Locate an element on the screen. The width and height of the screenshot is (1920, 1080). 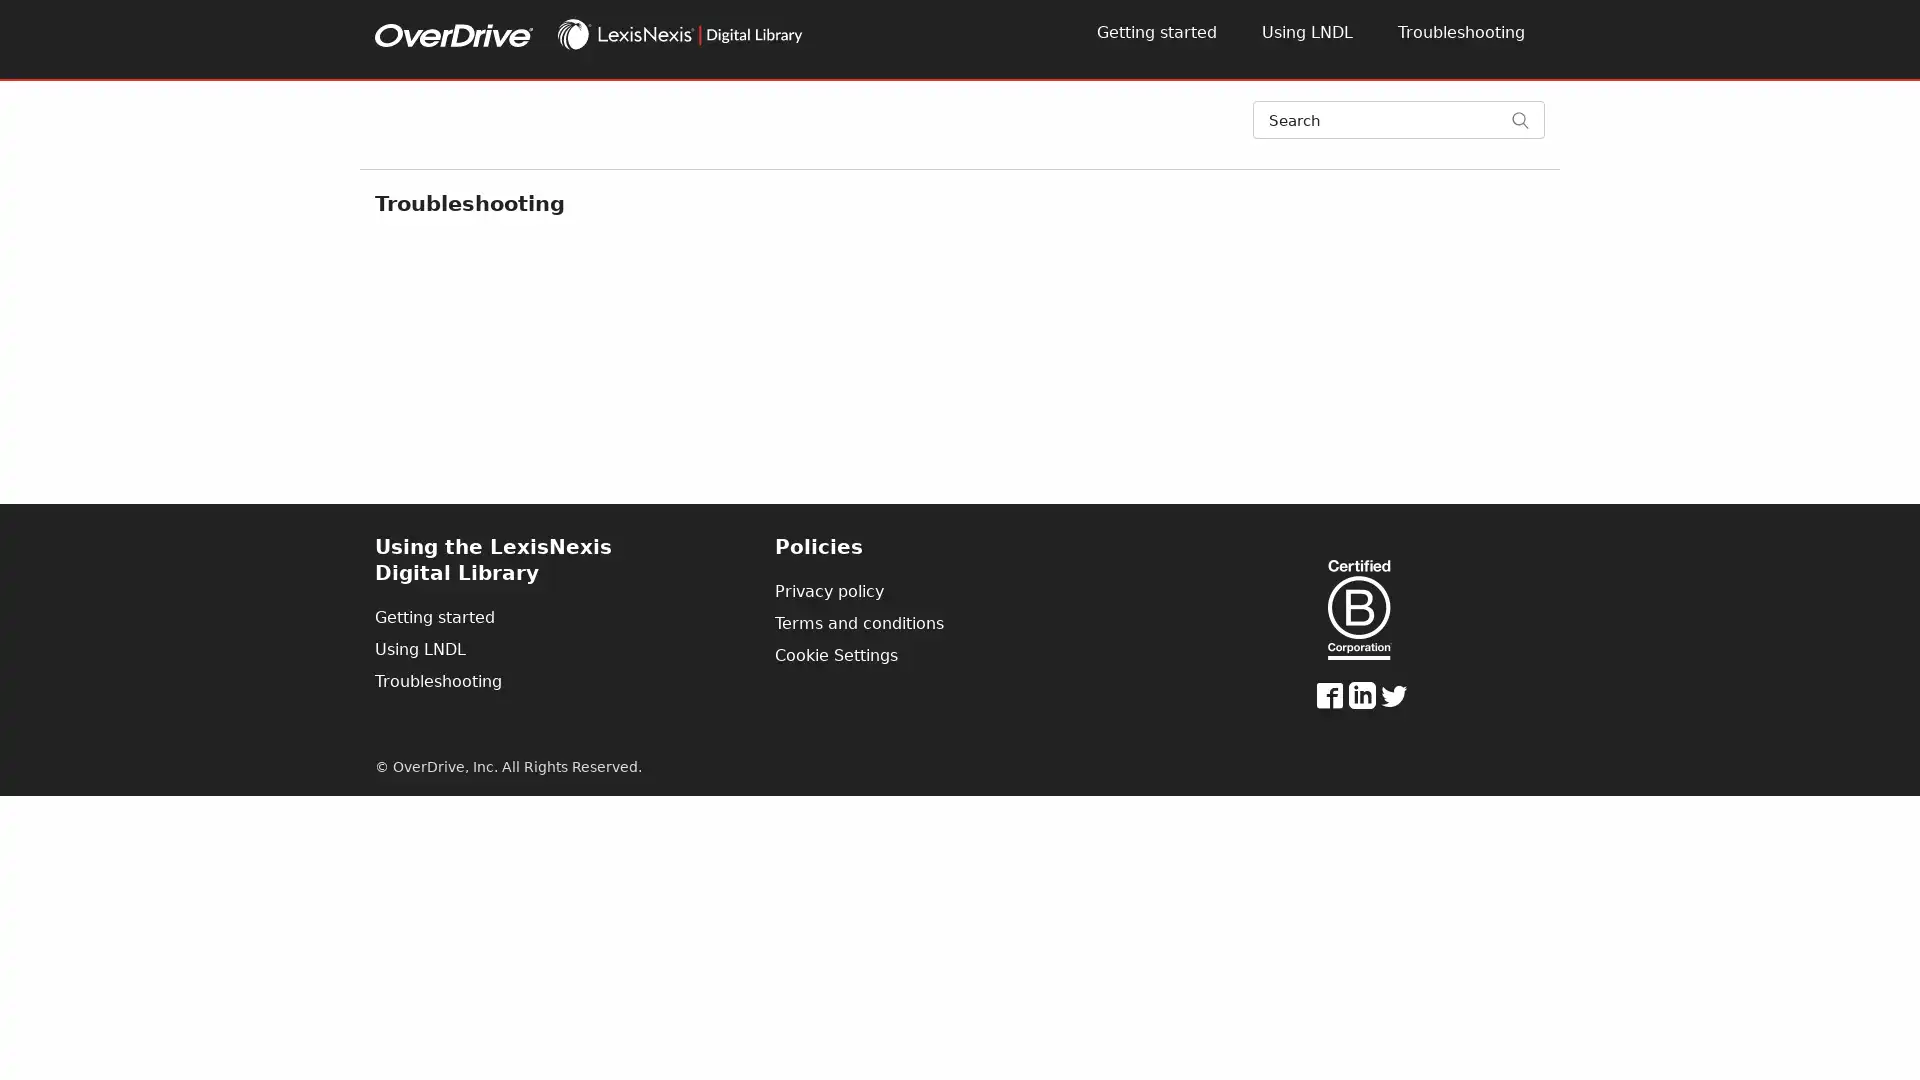
Search is located at coordinates (1527, 119).